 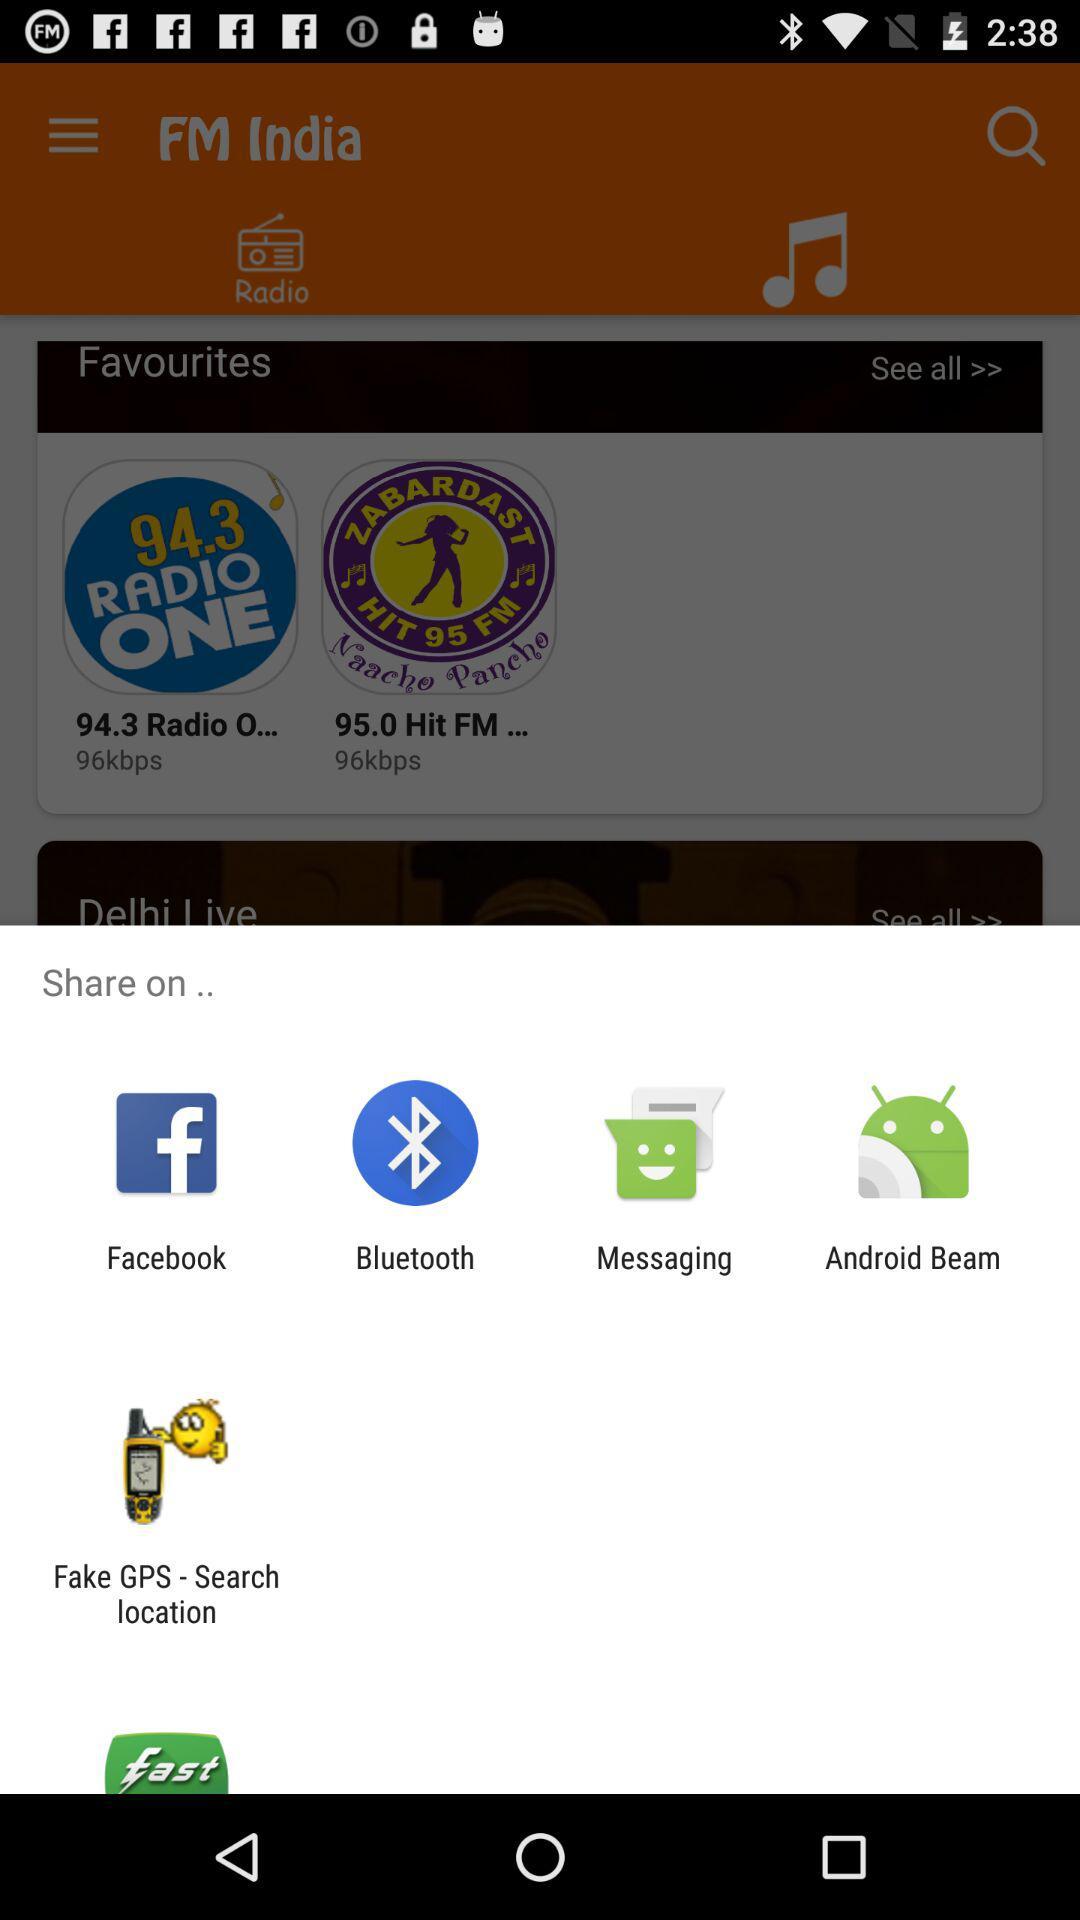 I want to click on the messaging, so click(x=664, y=1274).